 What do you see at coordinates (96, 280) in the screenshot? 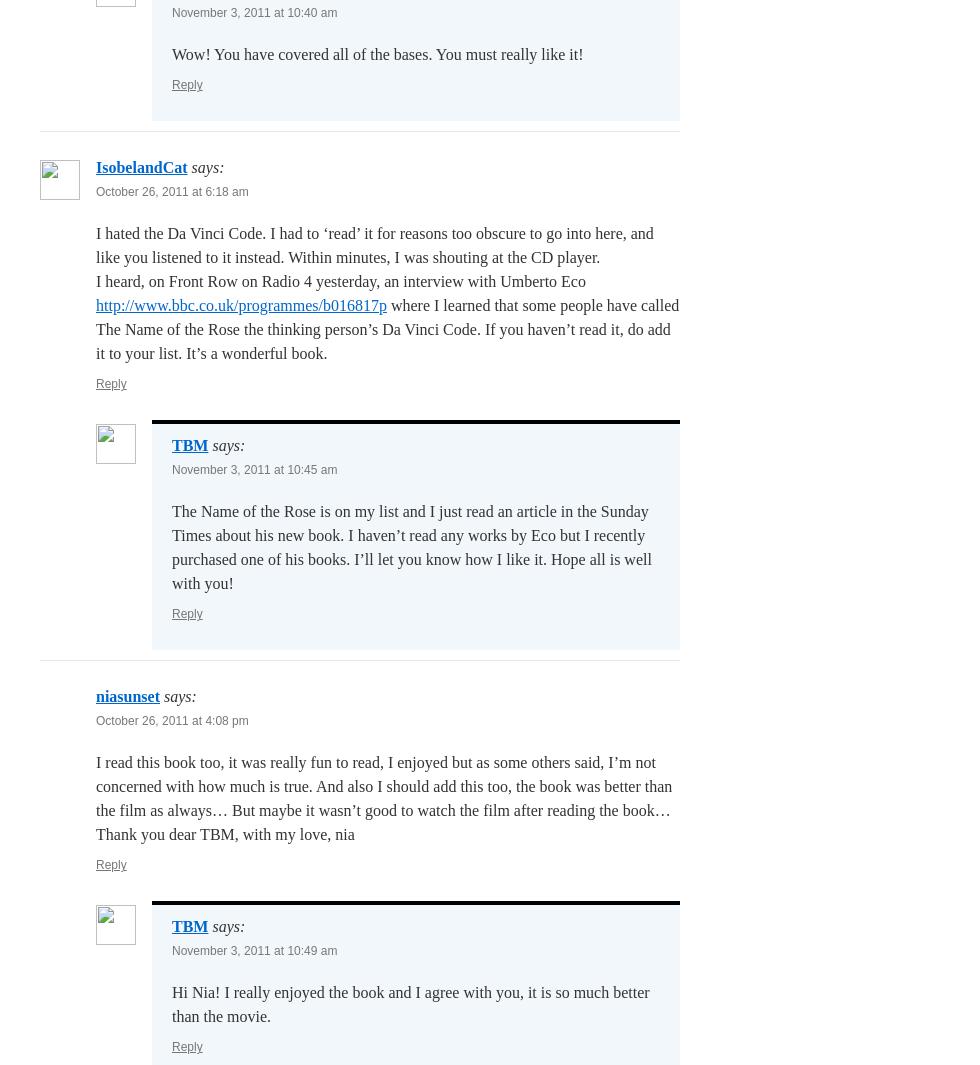
I see `'I heard, on Front Row on Radio 4 yesterday, an interview with Umberto Eco'` at bounding box center [96, 280].